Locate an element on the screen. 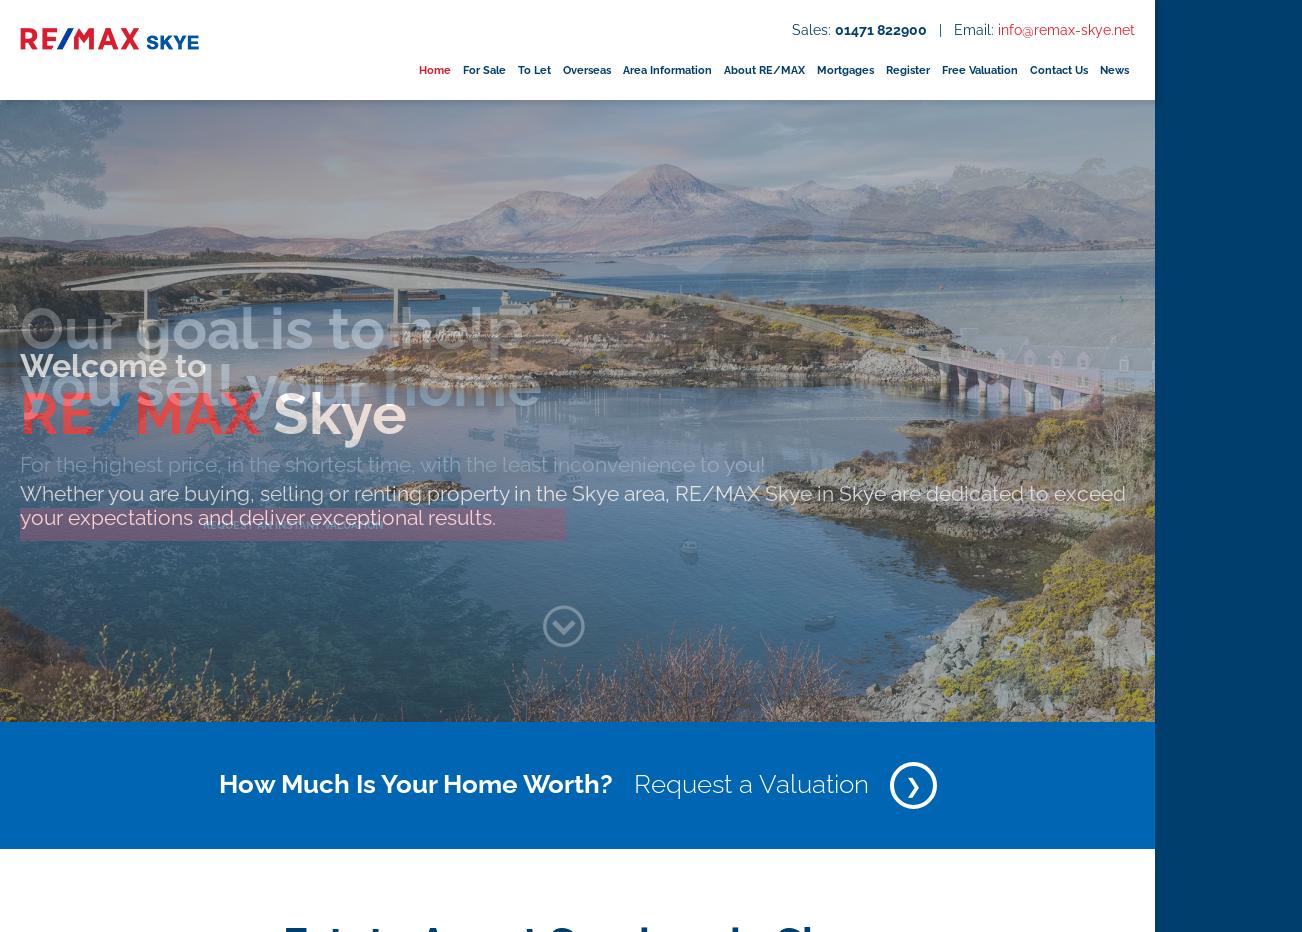  'How Much Is Your Home Worth?' is located at coordinates (413, 782).